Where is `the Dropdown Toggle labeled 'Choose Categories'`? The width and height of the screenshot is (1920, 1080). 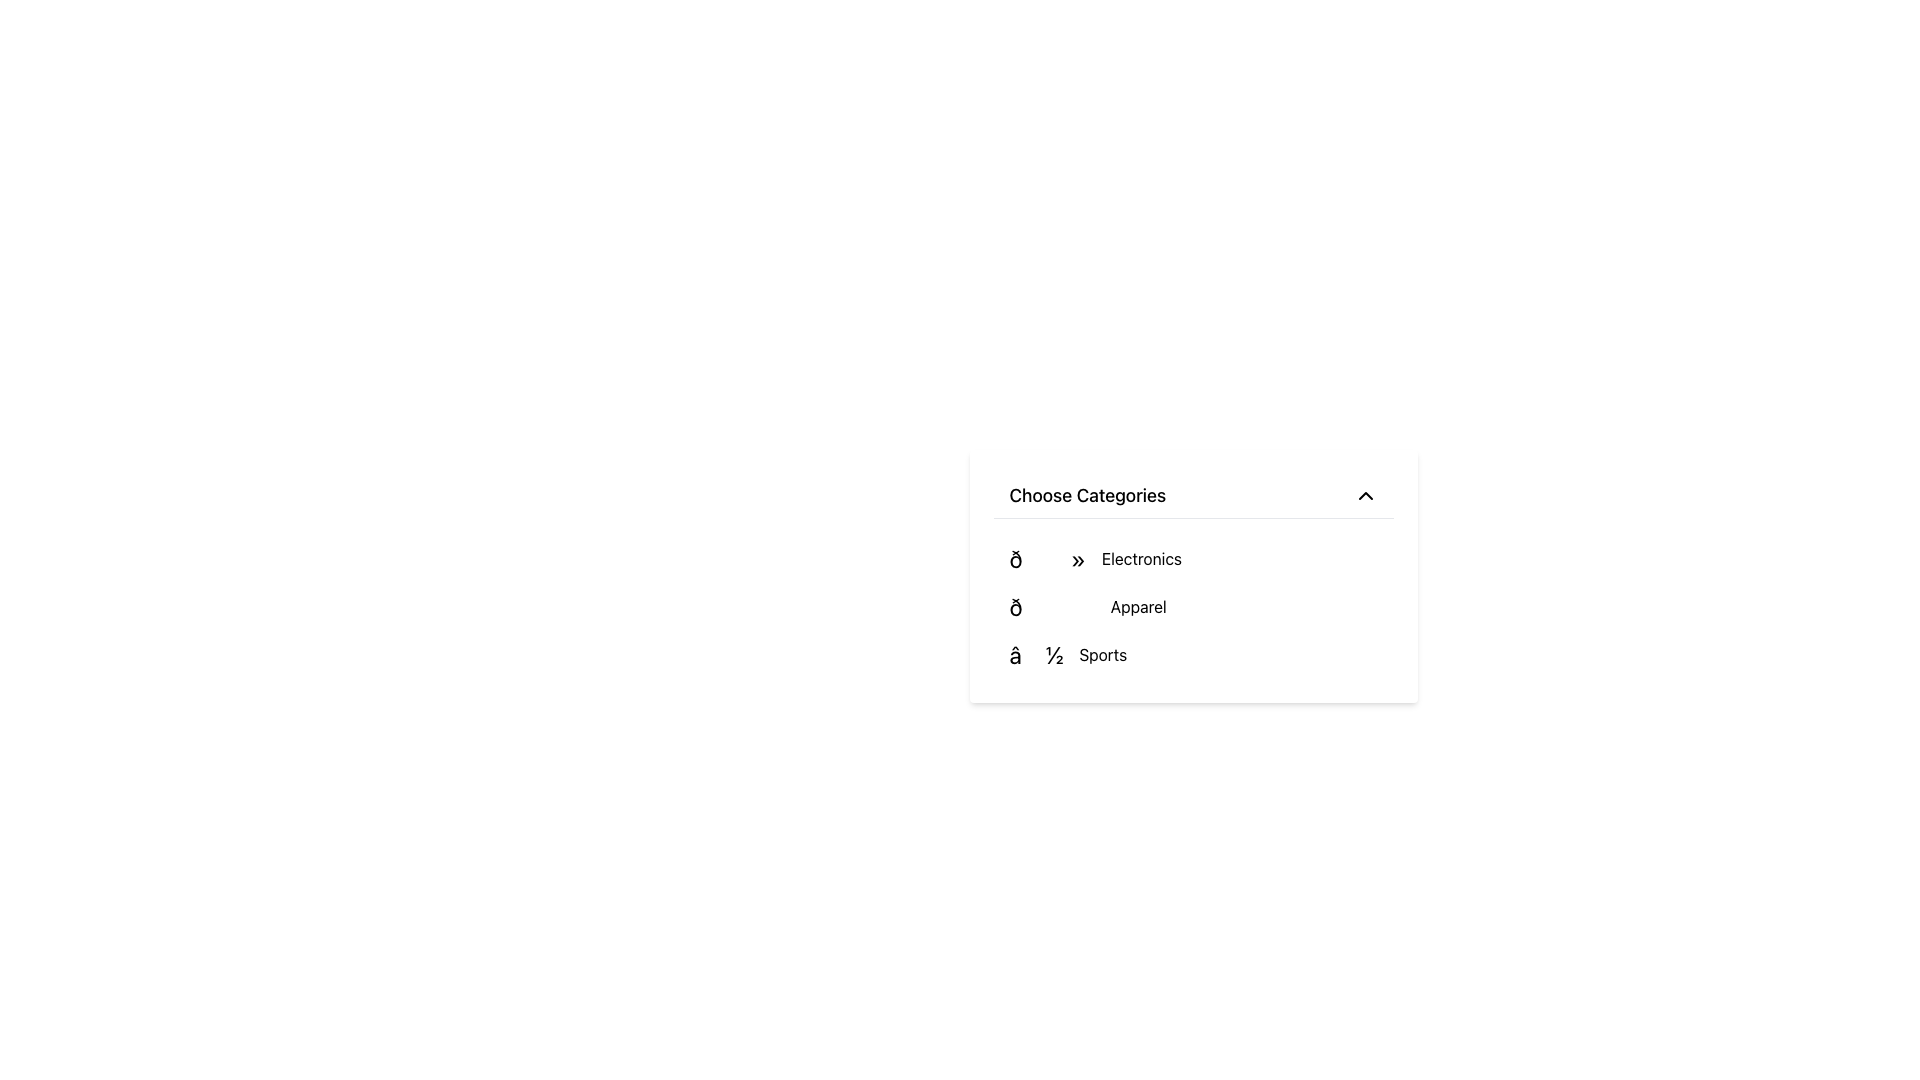 the Dropdown Toggle labeled 'Choose Categories' is located at coordinates (1193, 495).